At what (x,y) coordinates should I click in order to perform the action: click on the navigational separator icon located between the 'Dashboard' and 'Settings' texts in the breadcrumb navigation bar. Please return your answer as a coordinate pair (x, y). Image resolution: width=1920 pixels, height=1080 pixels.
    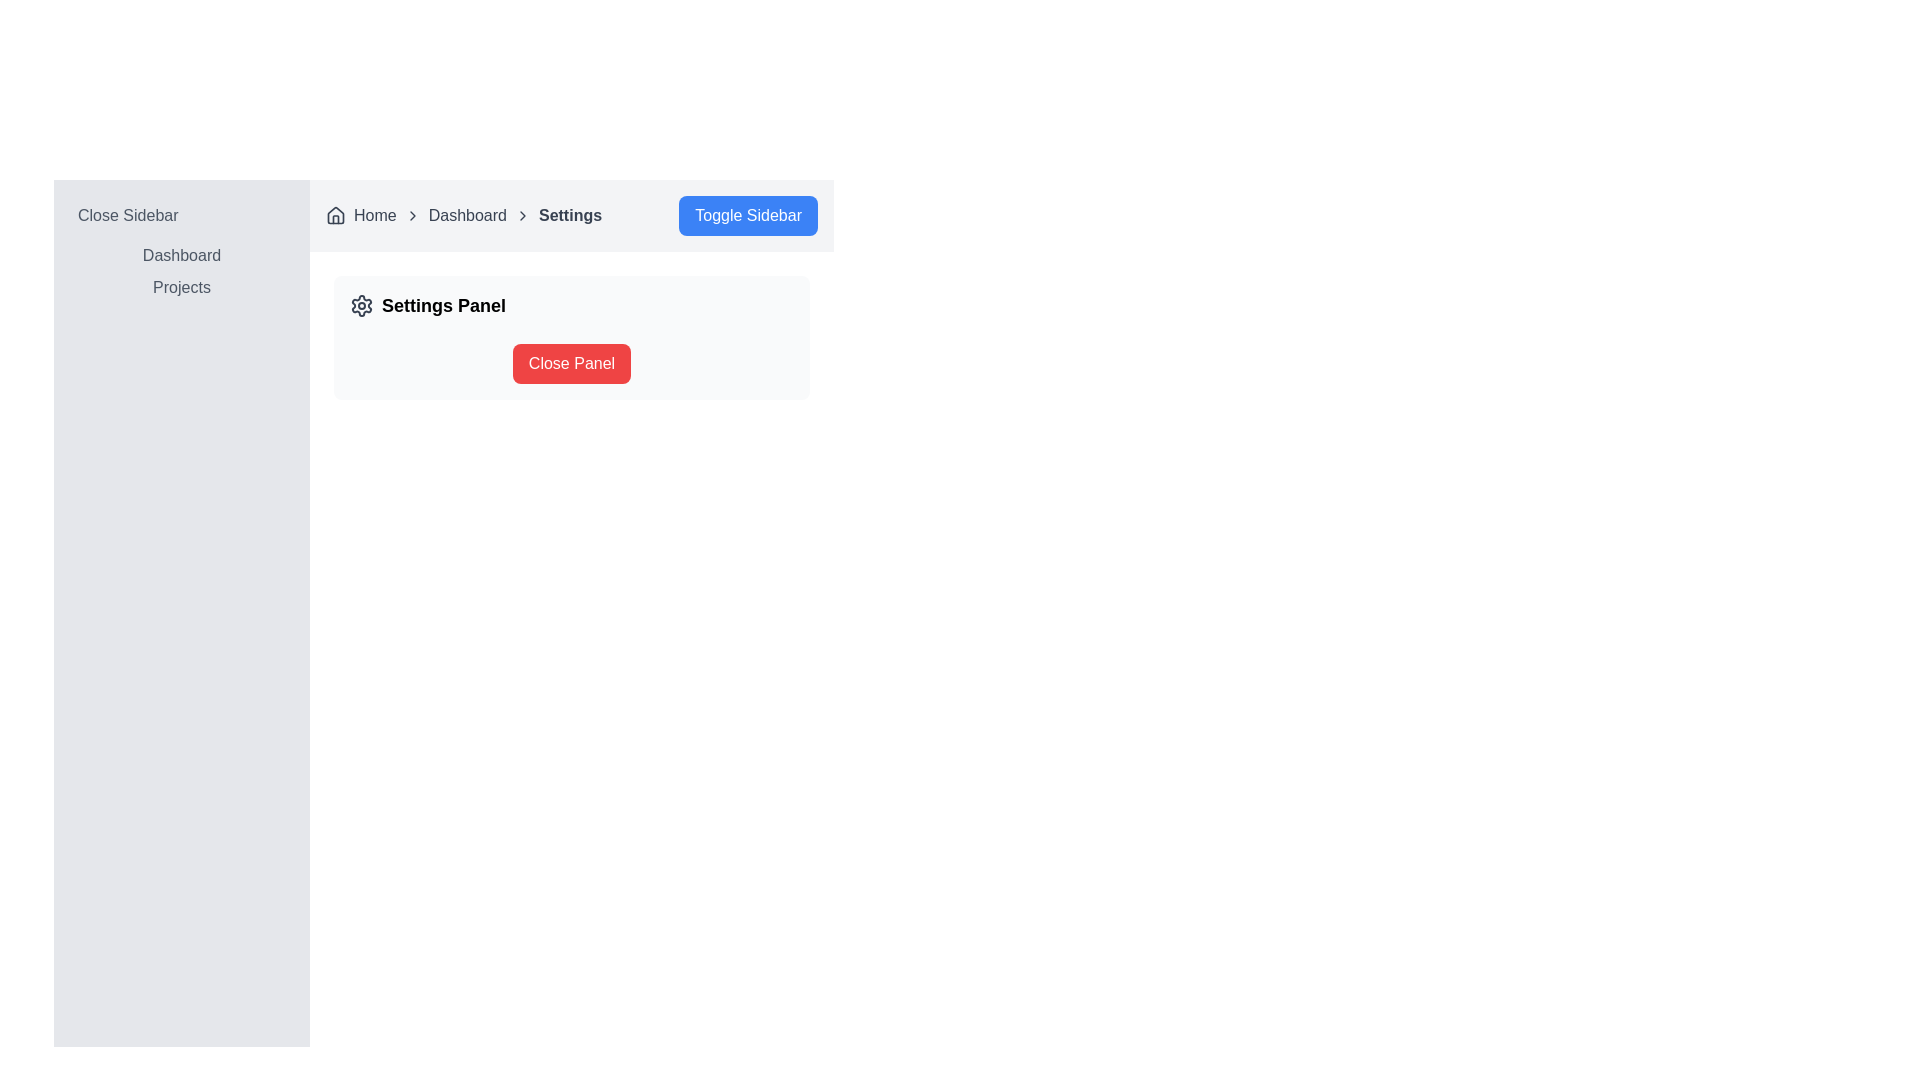
    Looking at the image, I should click on (523, 216).